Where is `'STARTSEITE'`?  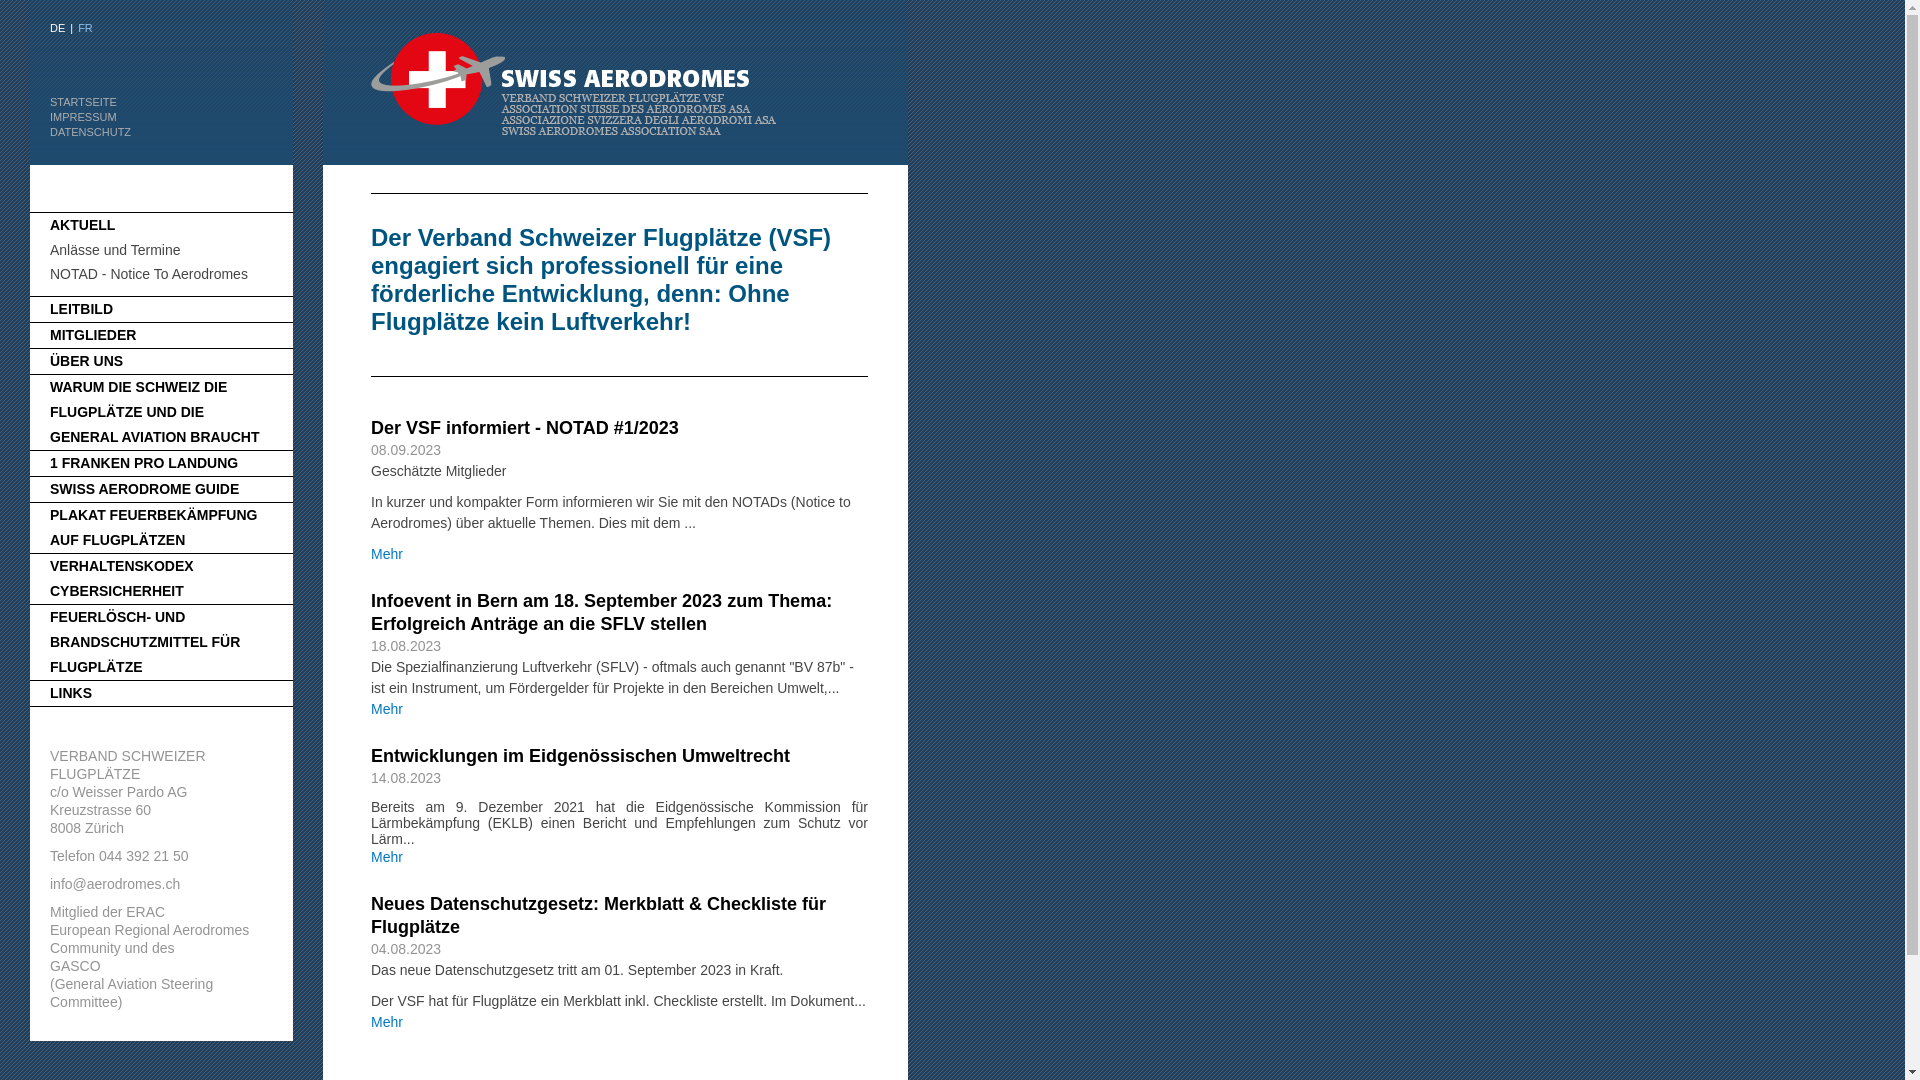
'STARTSEITE' is located at coordinates (82, 101).